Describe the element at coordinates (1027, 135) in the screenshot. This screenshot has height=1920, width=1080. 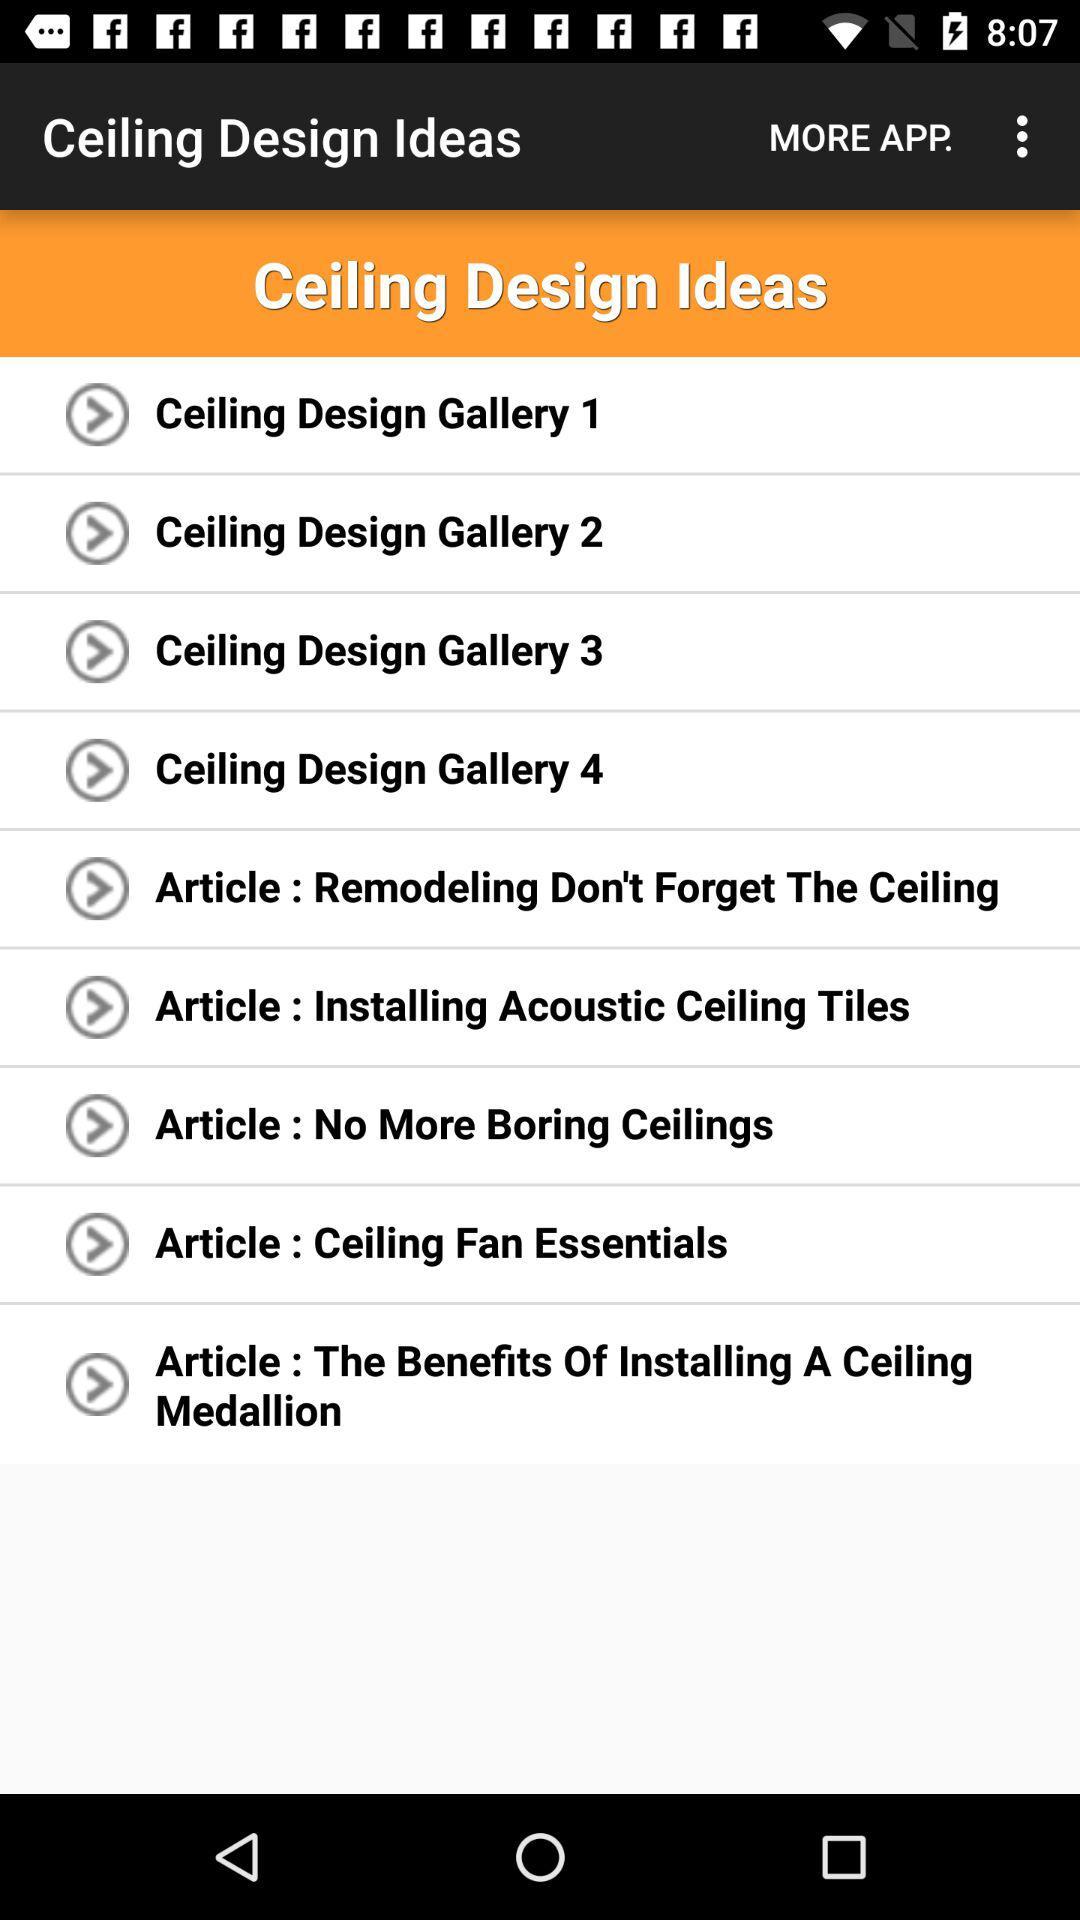
I see `icon above the ceiling design ideas app` at that location.